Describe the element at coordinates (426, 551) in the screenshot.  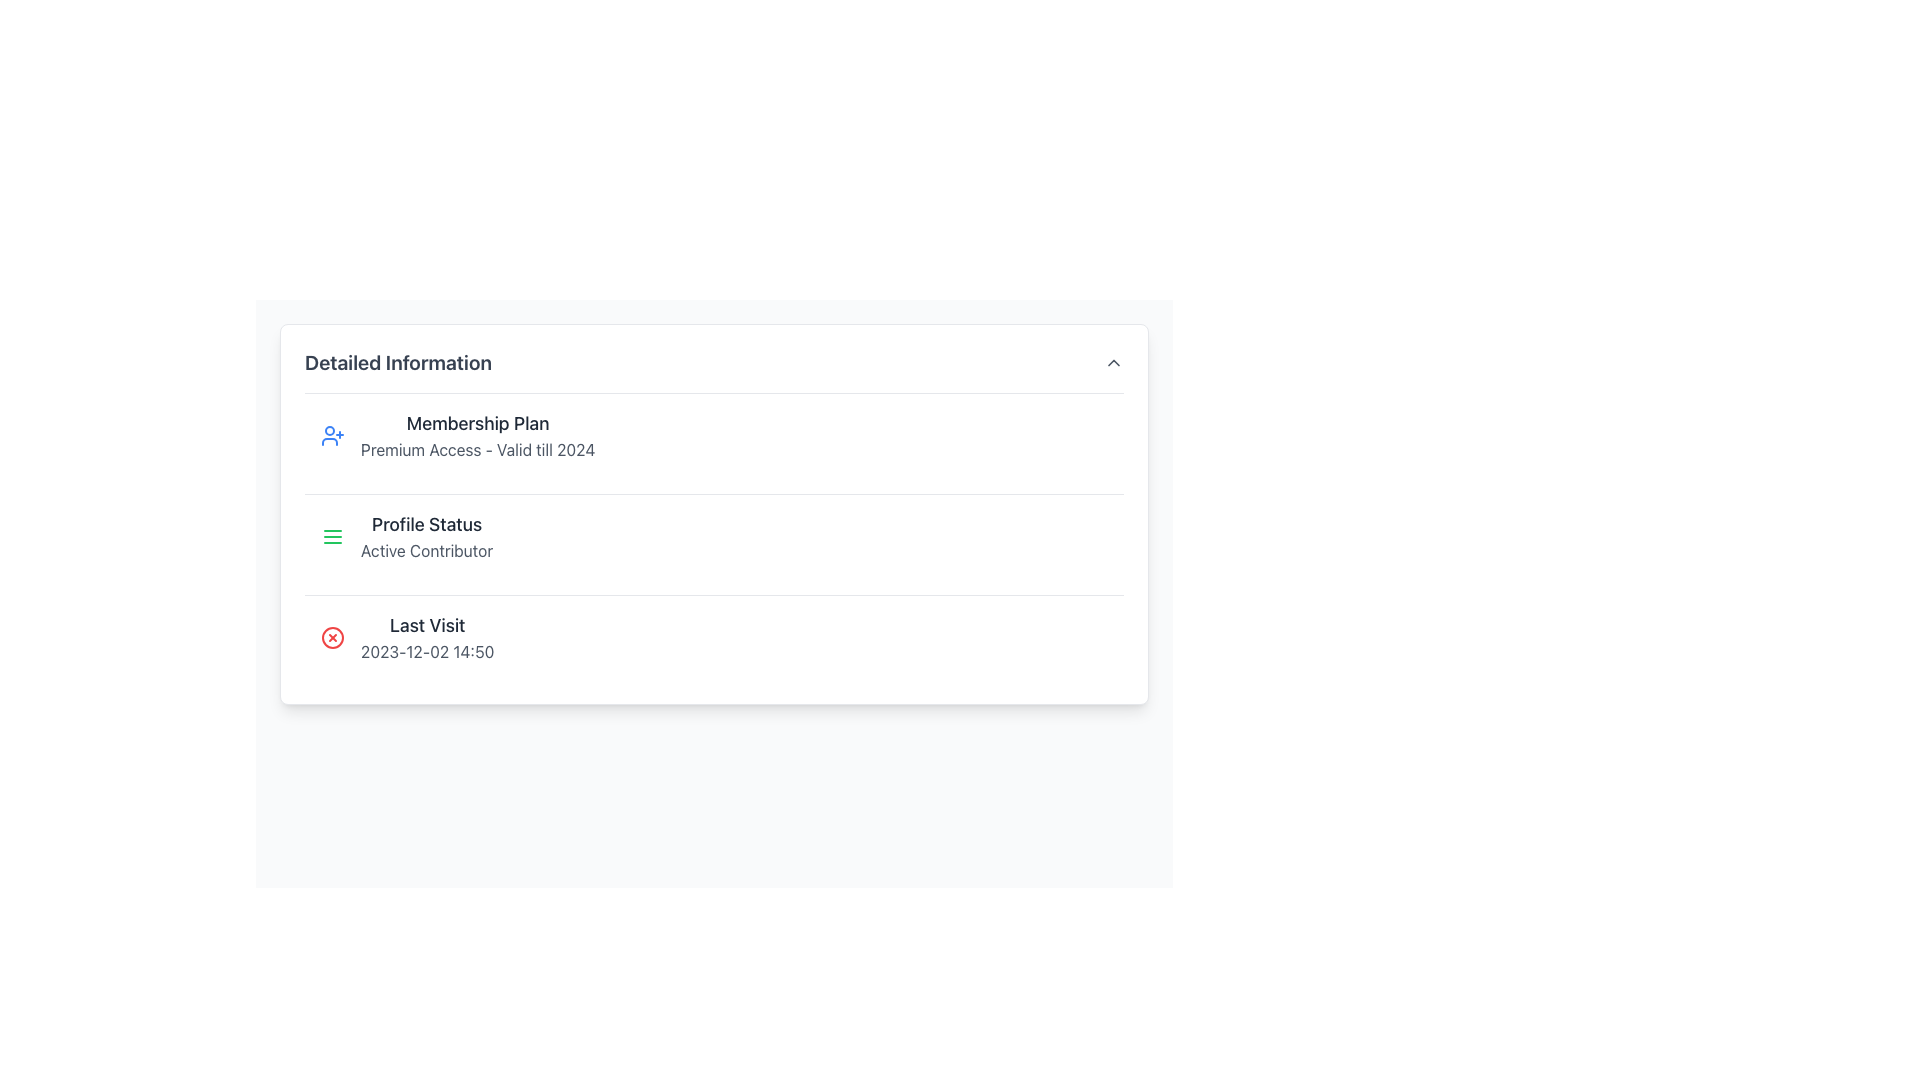
I see `the text label that reads 'Active Contributor,' which is styled in gray and located beneath the bold label 'Profile Status.'` at that location.